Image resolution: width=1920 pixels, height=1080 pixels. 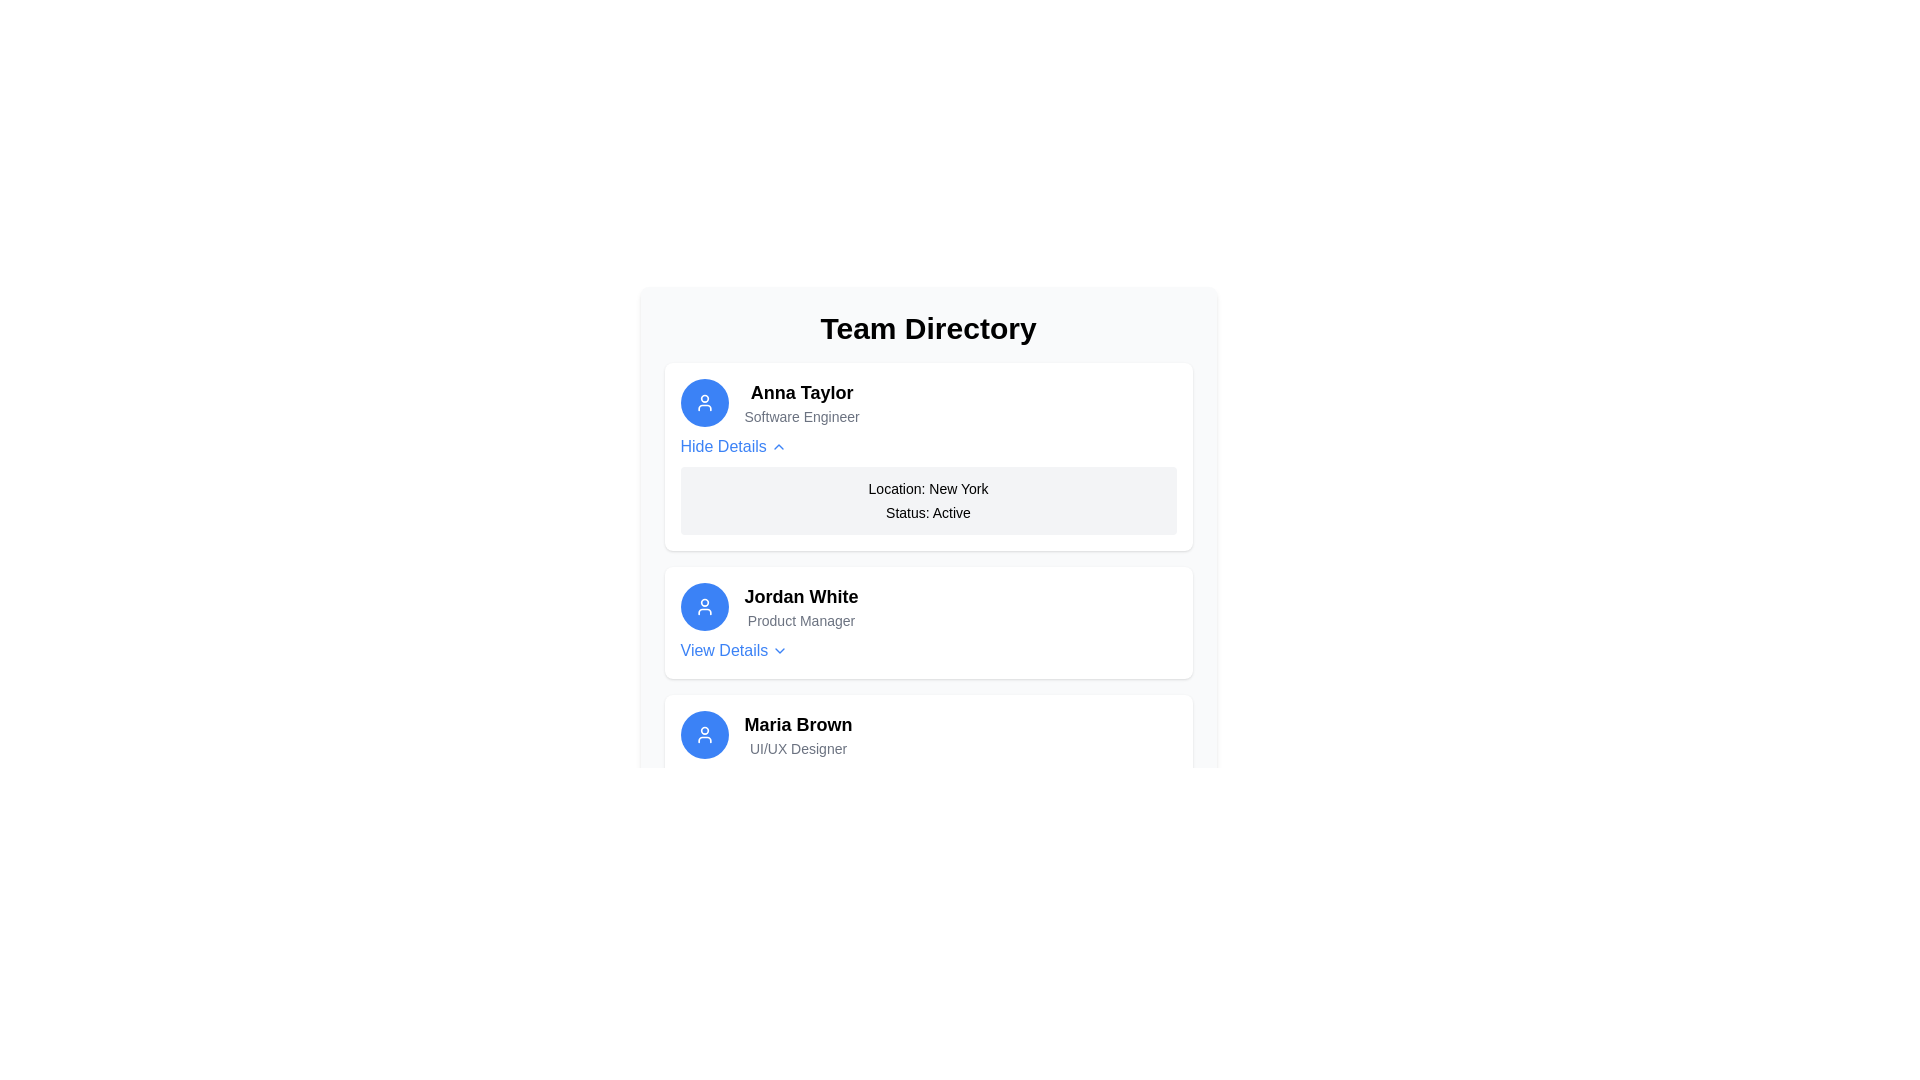 What do you see at coordinates (797, 725) in the screenshot?
I see `text label displaying the name 'Maria Brown', which is styled in bold and larger font, located at the bottom section of the team member listing interface` at bounding box center [797, 725].